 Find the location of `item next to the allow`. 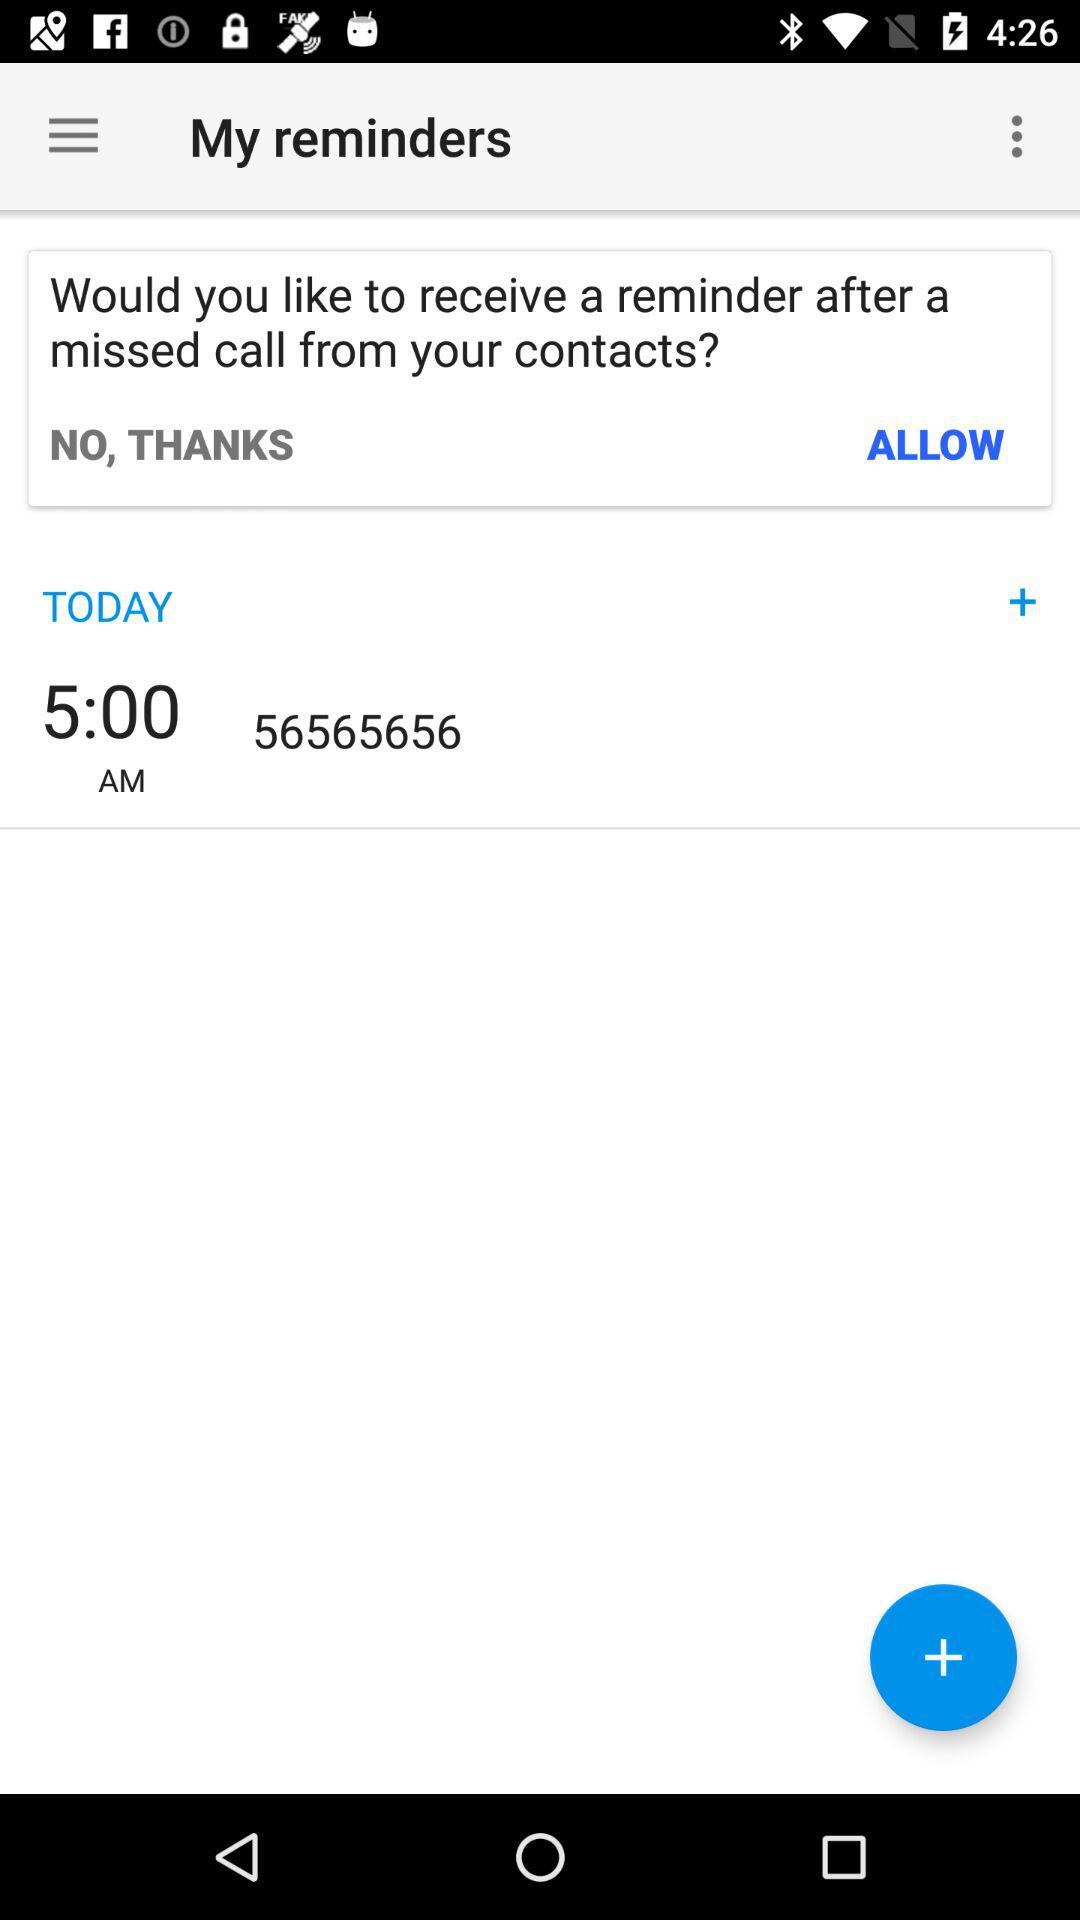

item next to the allow is located at coordinates (170, 442).